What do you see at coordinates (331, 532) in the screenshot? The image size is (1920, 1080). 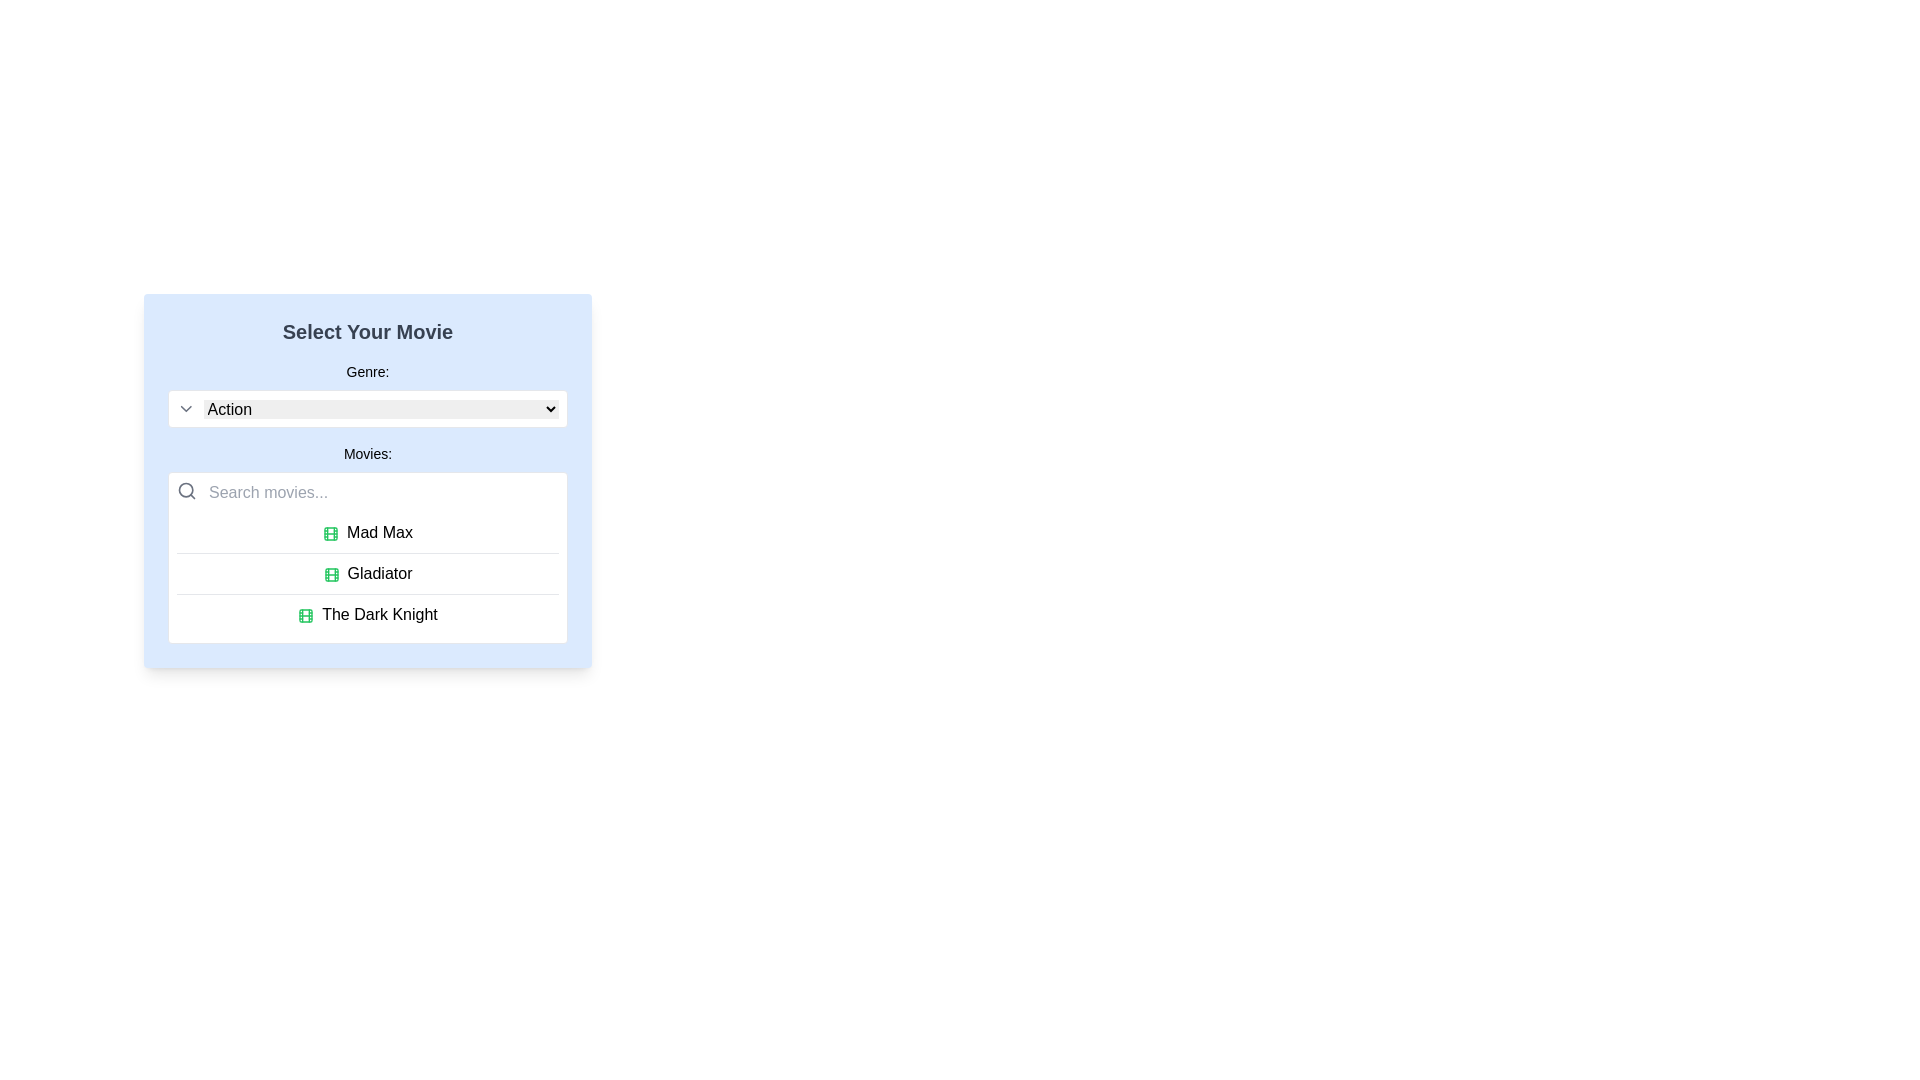 I see `the movie icon representing 'Mad Max', which is located to the left of the text entry in the first movie of the list under the 'Movies' section` at bounding box center [331, 532].